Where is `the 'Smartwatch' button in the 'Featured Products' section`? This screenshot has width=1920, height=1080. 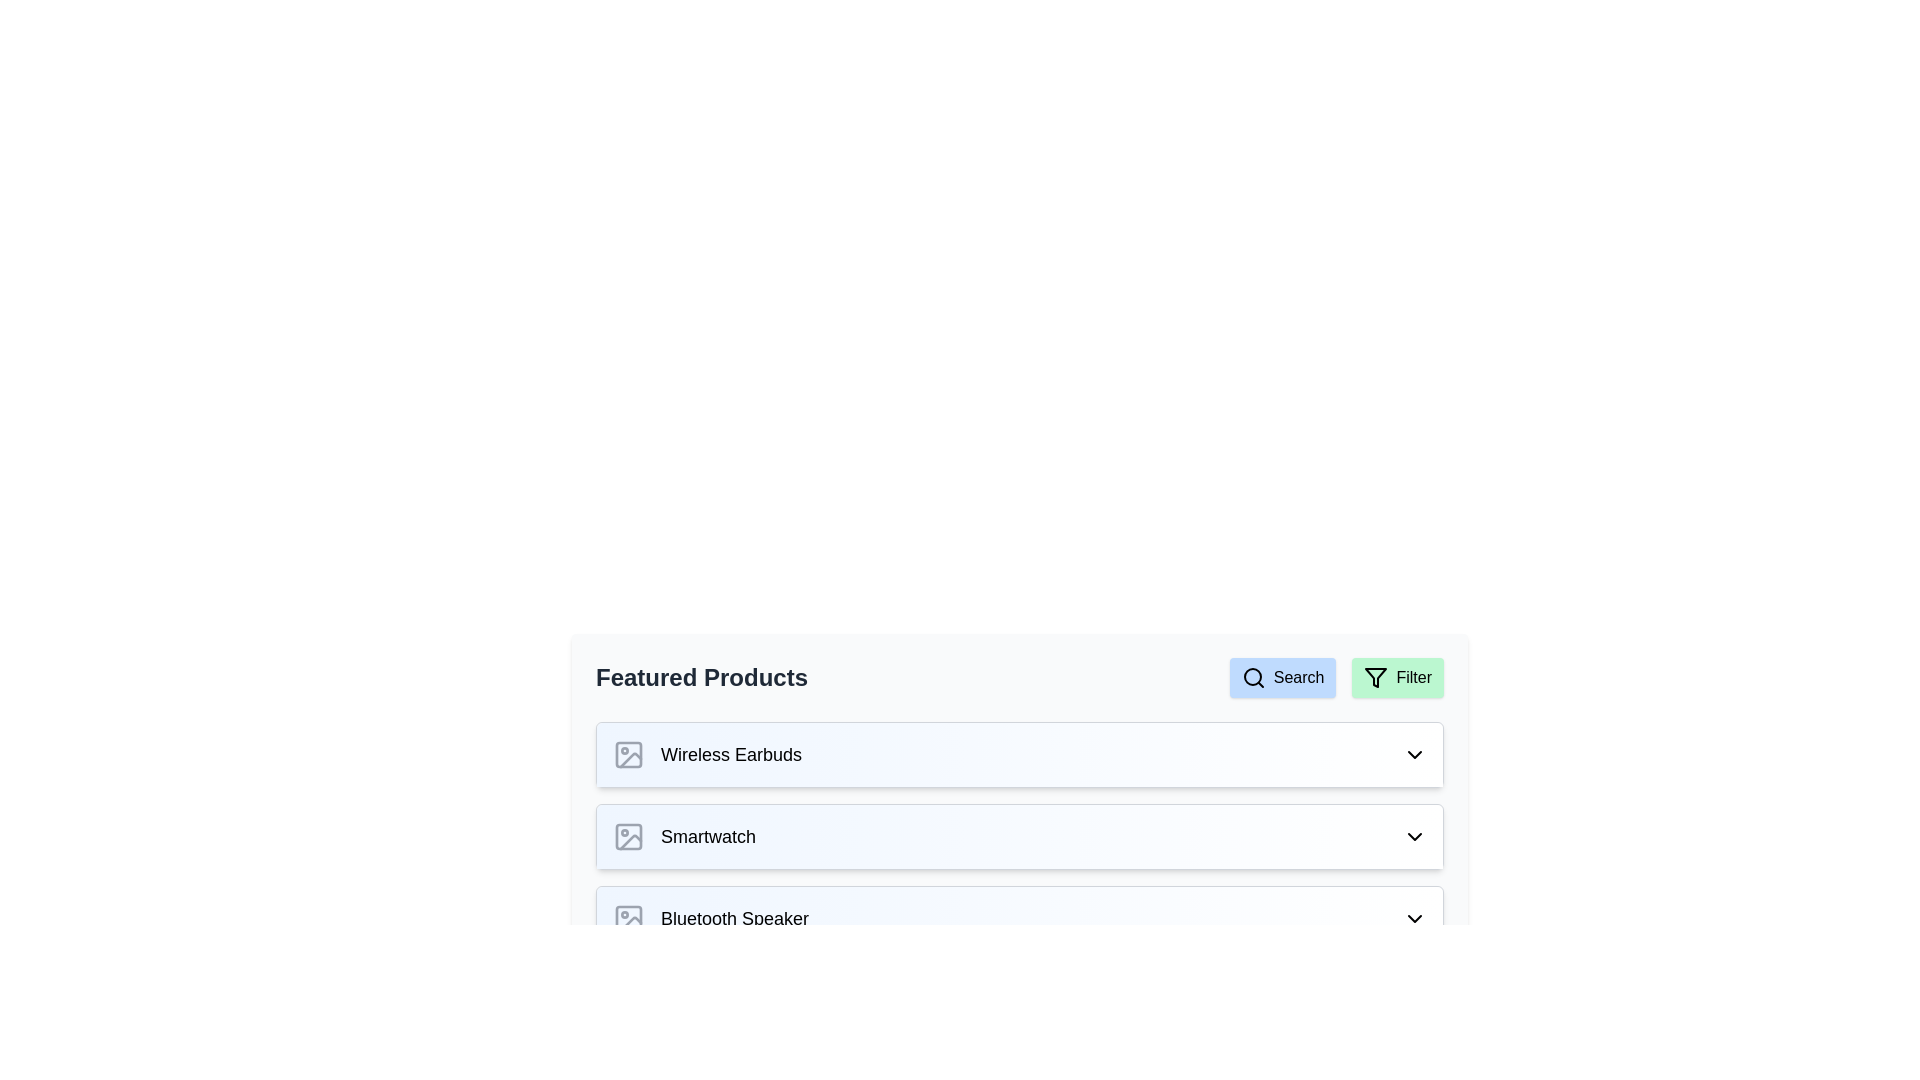 the 'Smartwatch' button in the 'Featured Products' section is located at coordinates (1019, 837).